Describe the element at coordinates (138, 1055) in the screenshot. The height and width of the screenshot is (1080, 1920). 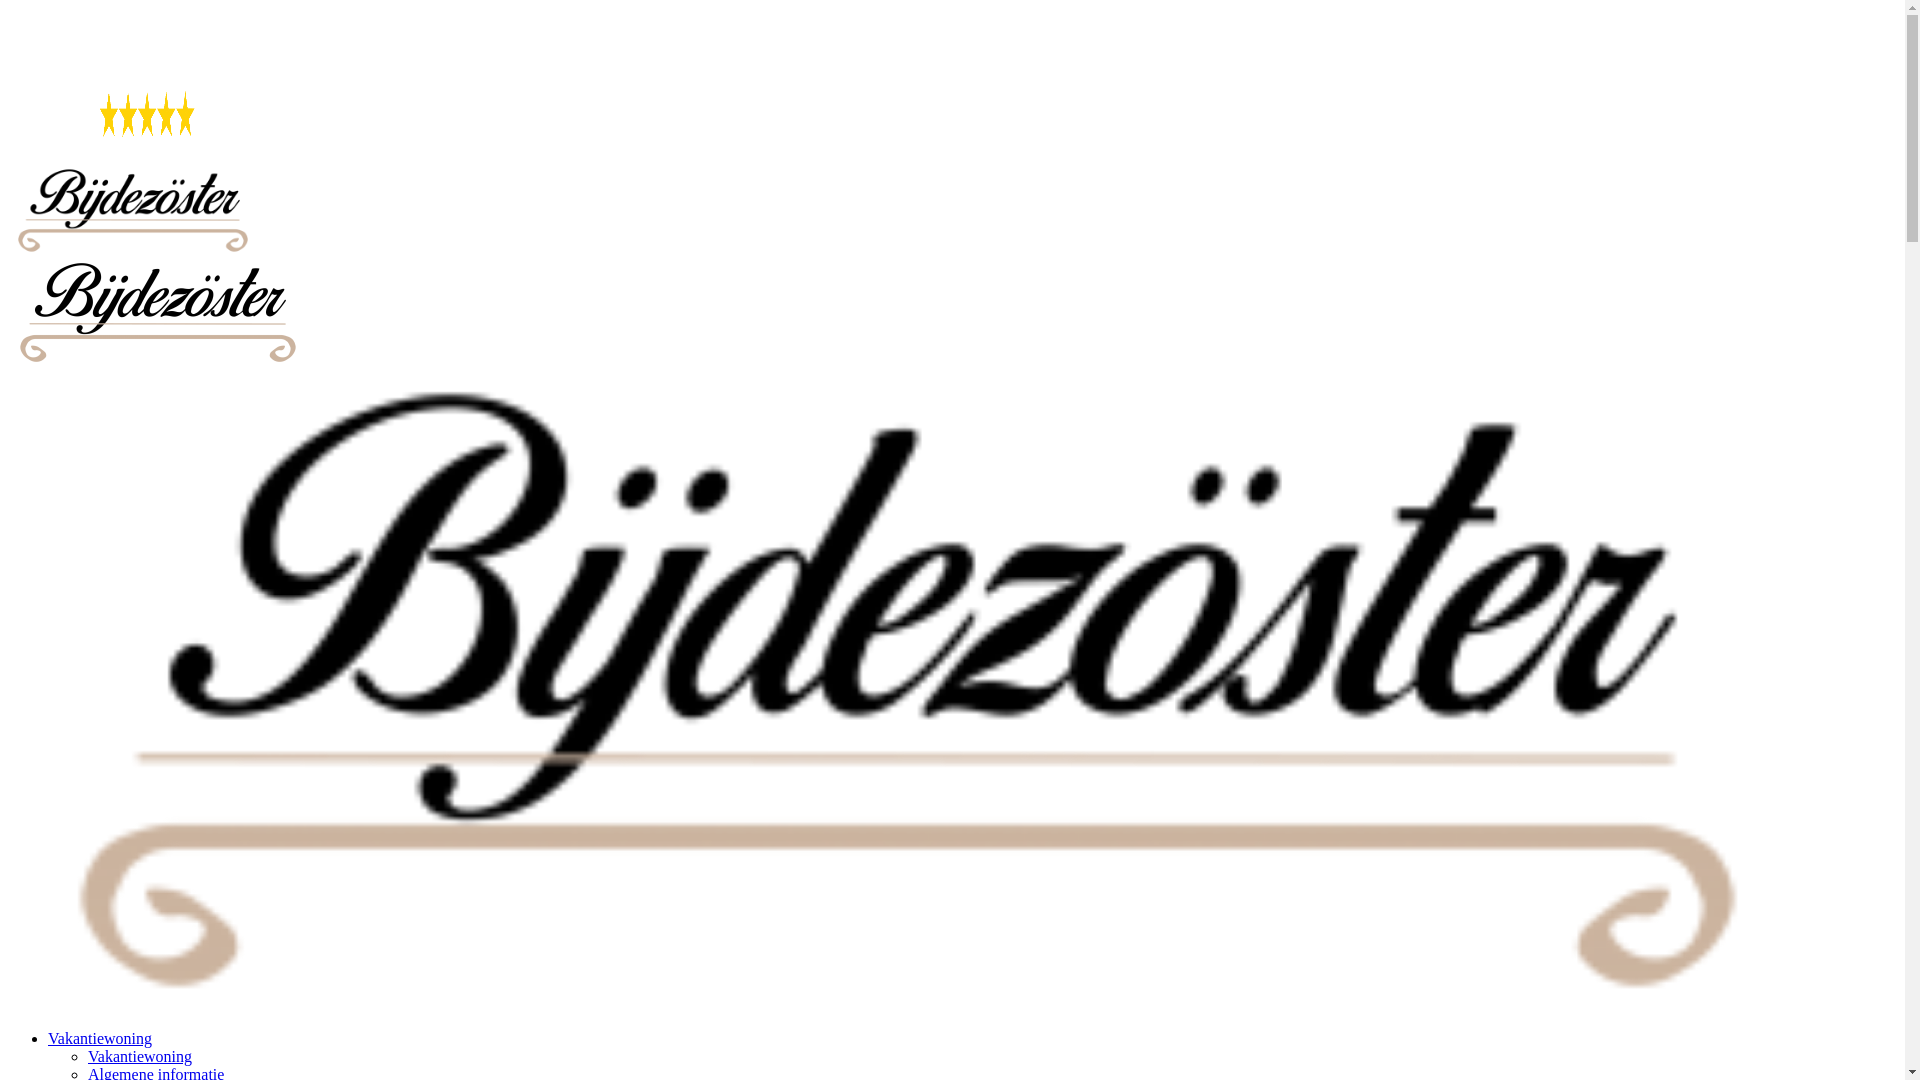
I see `'Vakantiewoning'` at that location.